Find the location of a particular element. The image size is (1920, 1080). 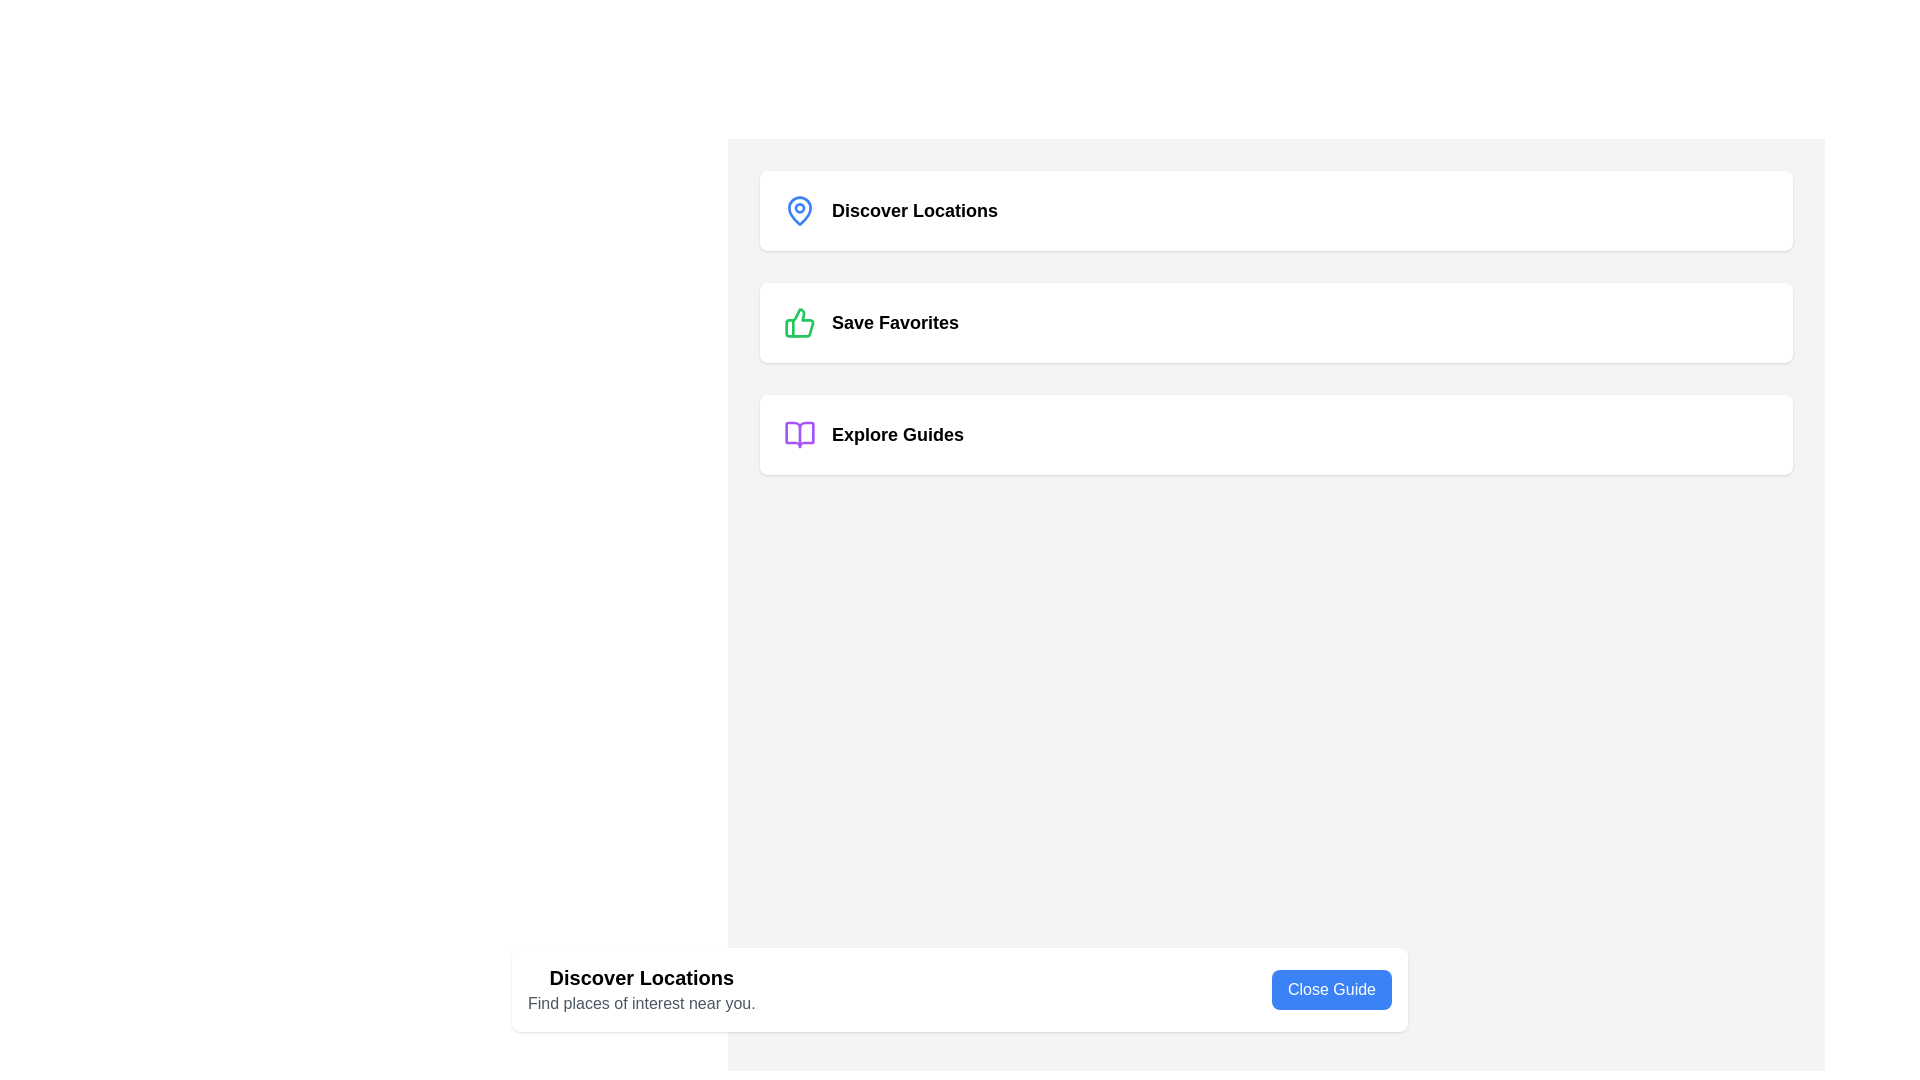

static text label that serves as the title or header for the content indicating the purpose of finding locations of interest, positioned above the text 'Find places of interest near you.' is located at coordinates (641, 977).